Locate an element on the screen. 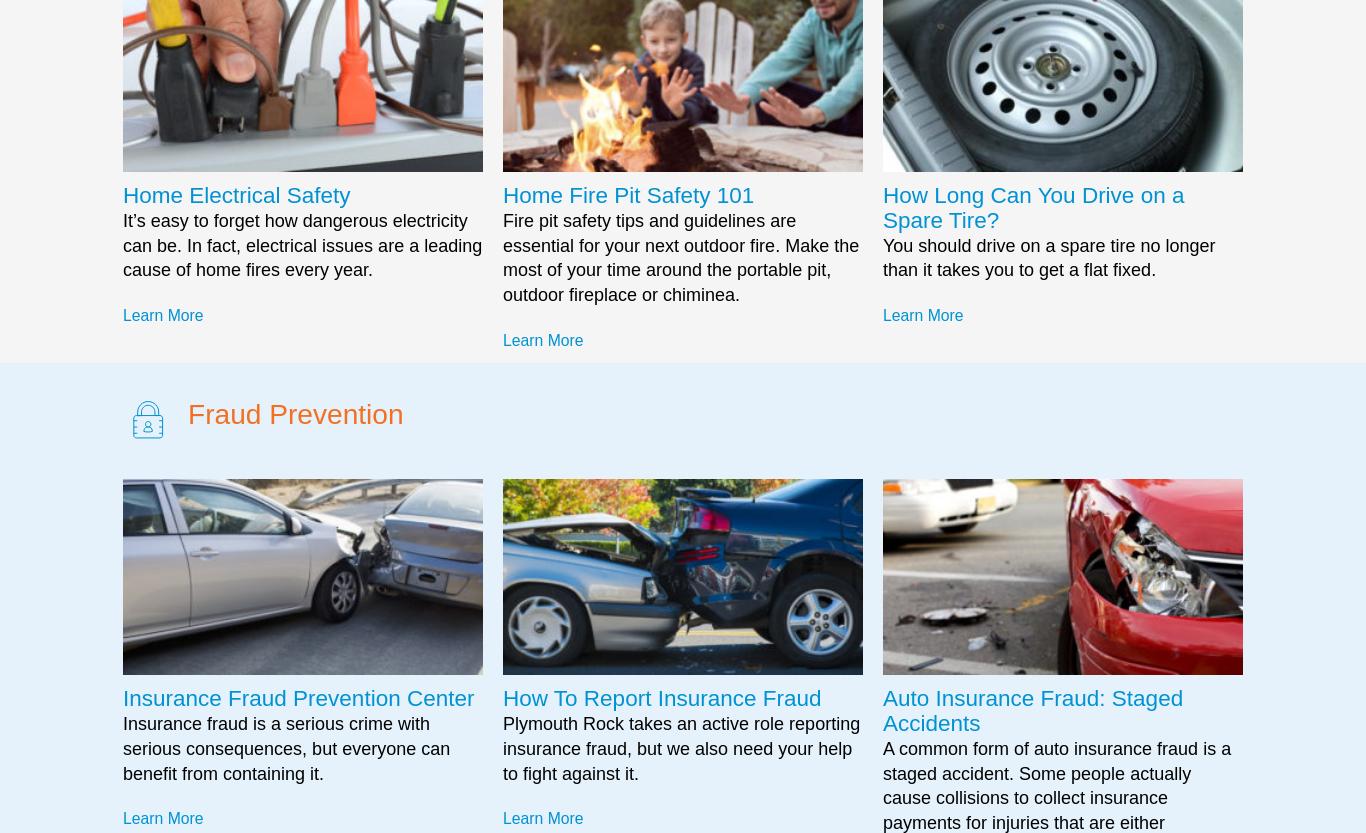  'How Long Can You Drive on a Spare Tire?' is located at coordinates (881, 206).